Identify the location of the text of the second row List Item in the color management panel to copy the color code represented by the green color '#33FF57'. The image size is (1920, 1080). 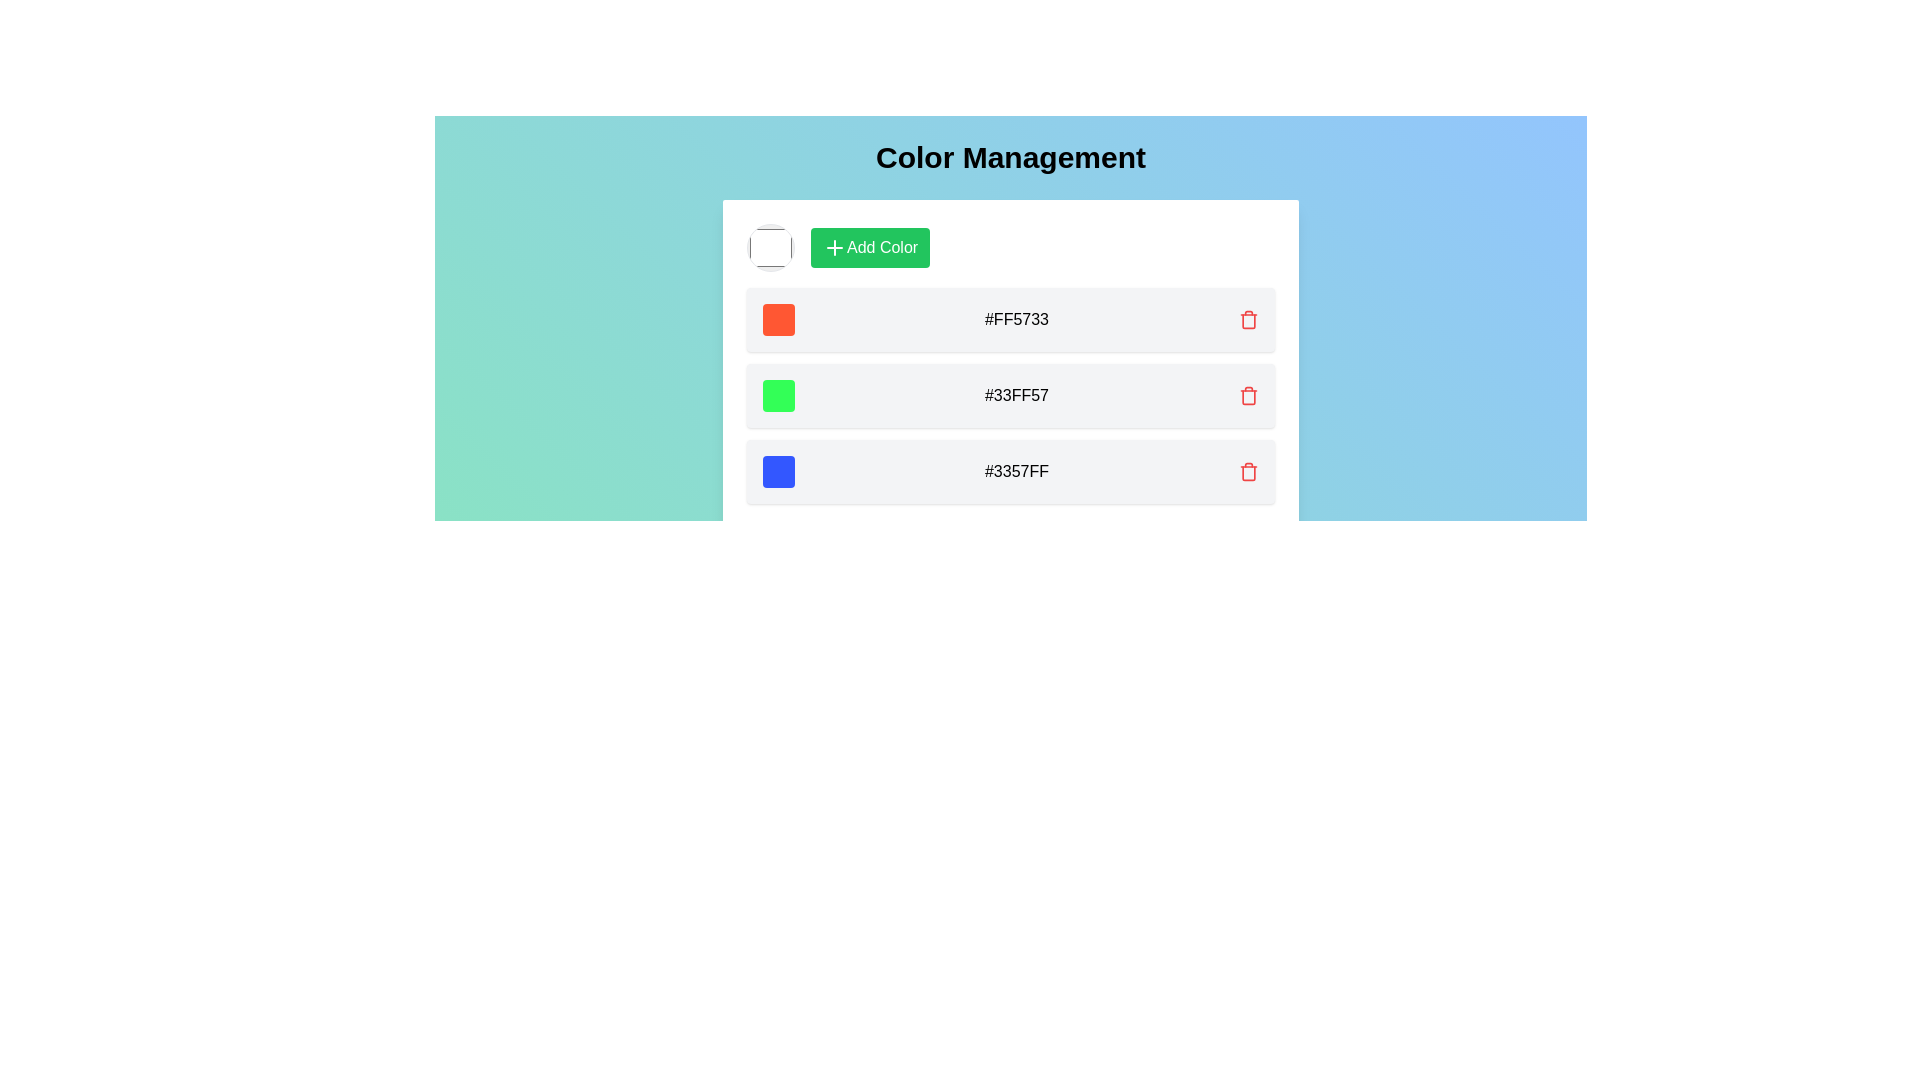
(1011, 396).